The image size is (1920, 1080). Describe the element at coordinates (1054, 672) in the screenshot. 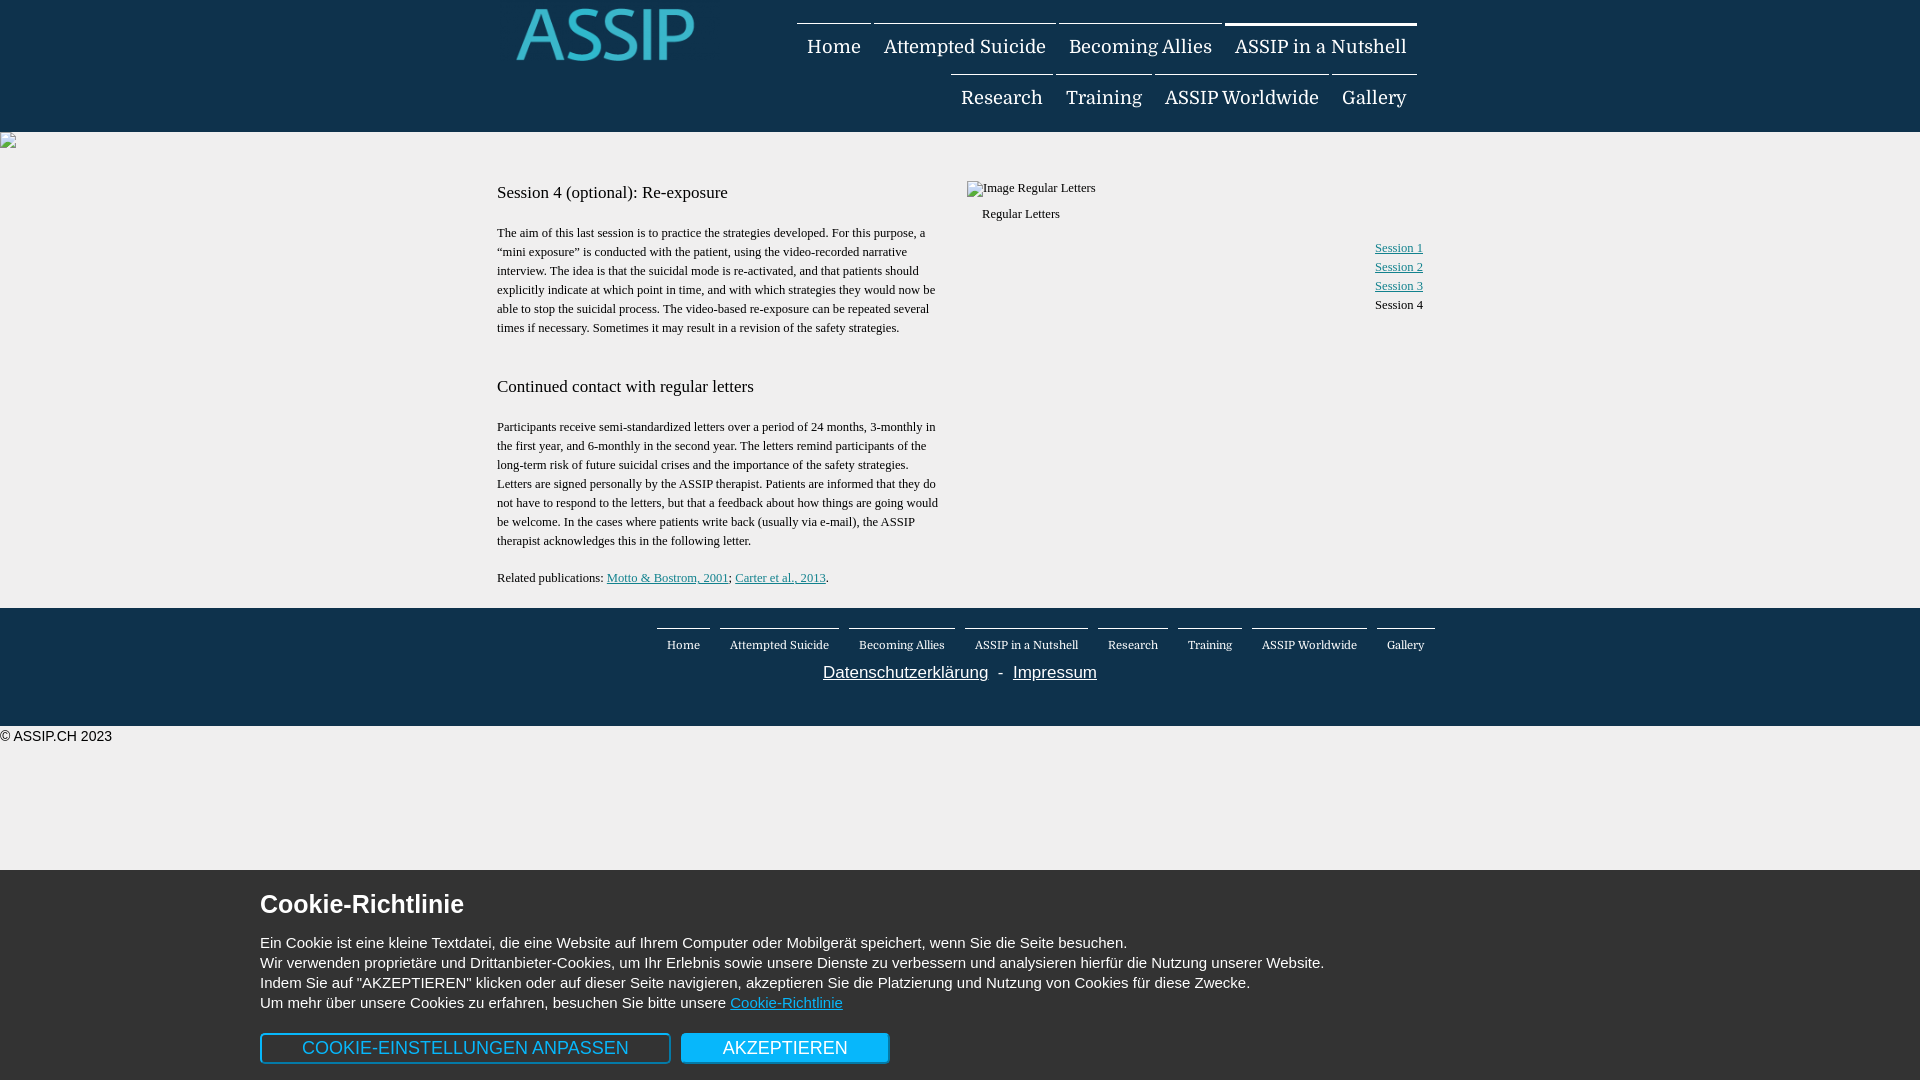

I see `'Impressum'` at that location.